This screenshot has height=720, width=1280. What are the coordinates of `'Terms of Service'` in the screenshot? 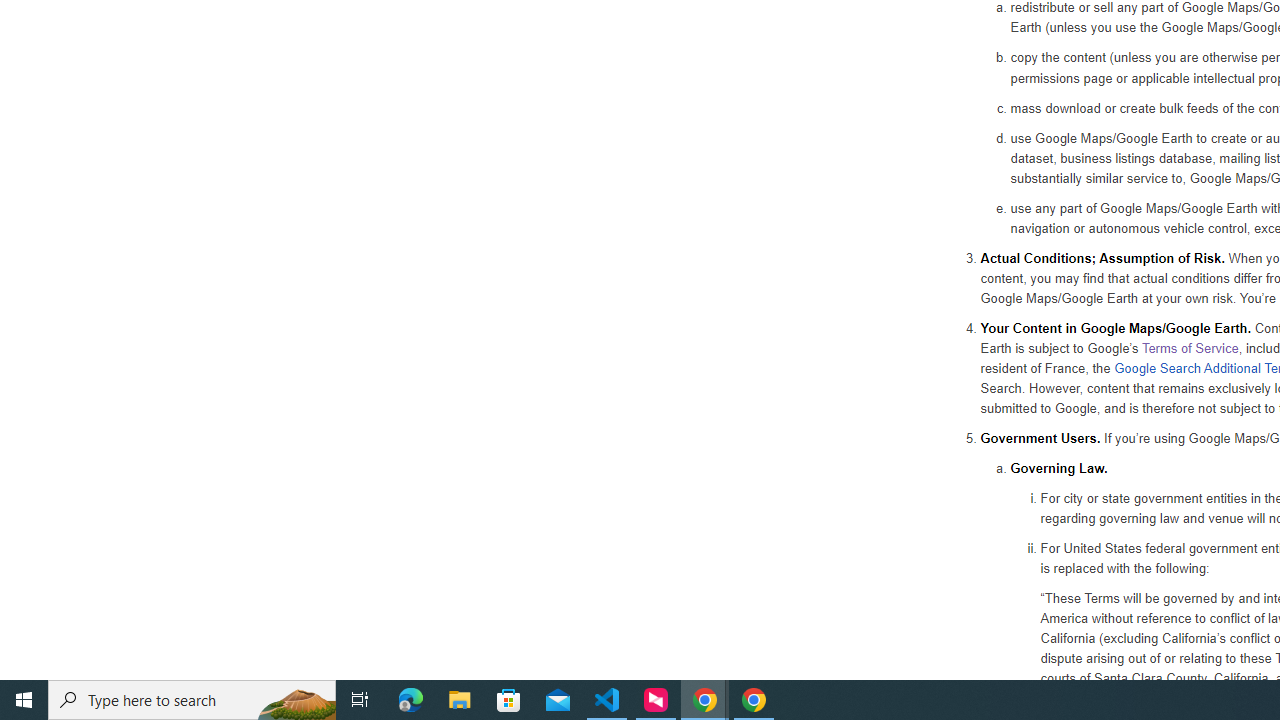 It's located at (1189, 346).